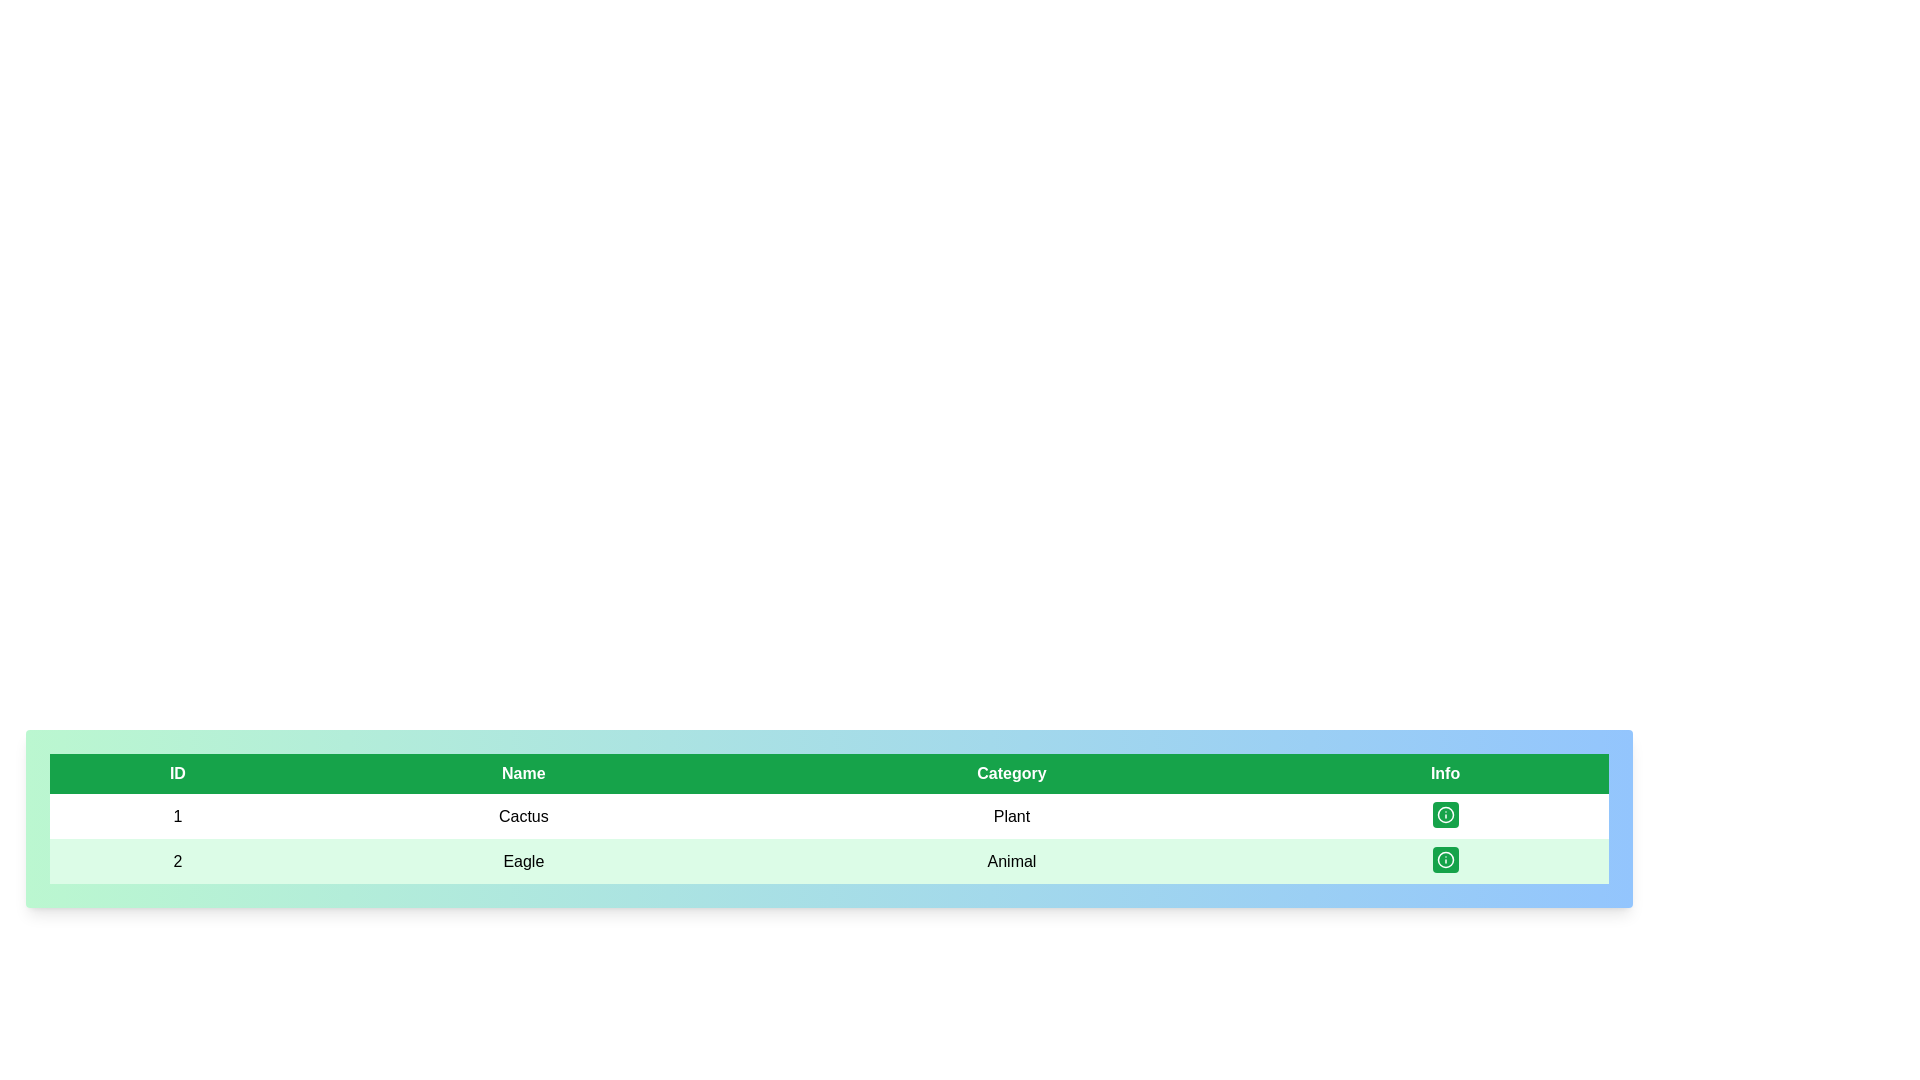 The width and height of the screenshot is (1920, 1080). Describe the element at coordinates (1445, 814) in the screenshot. I see `the rounded green button with a white outline and a centered white circular icon located in the last column titled 'Info' of the first data row in the table` at that location.